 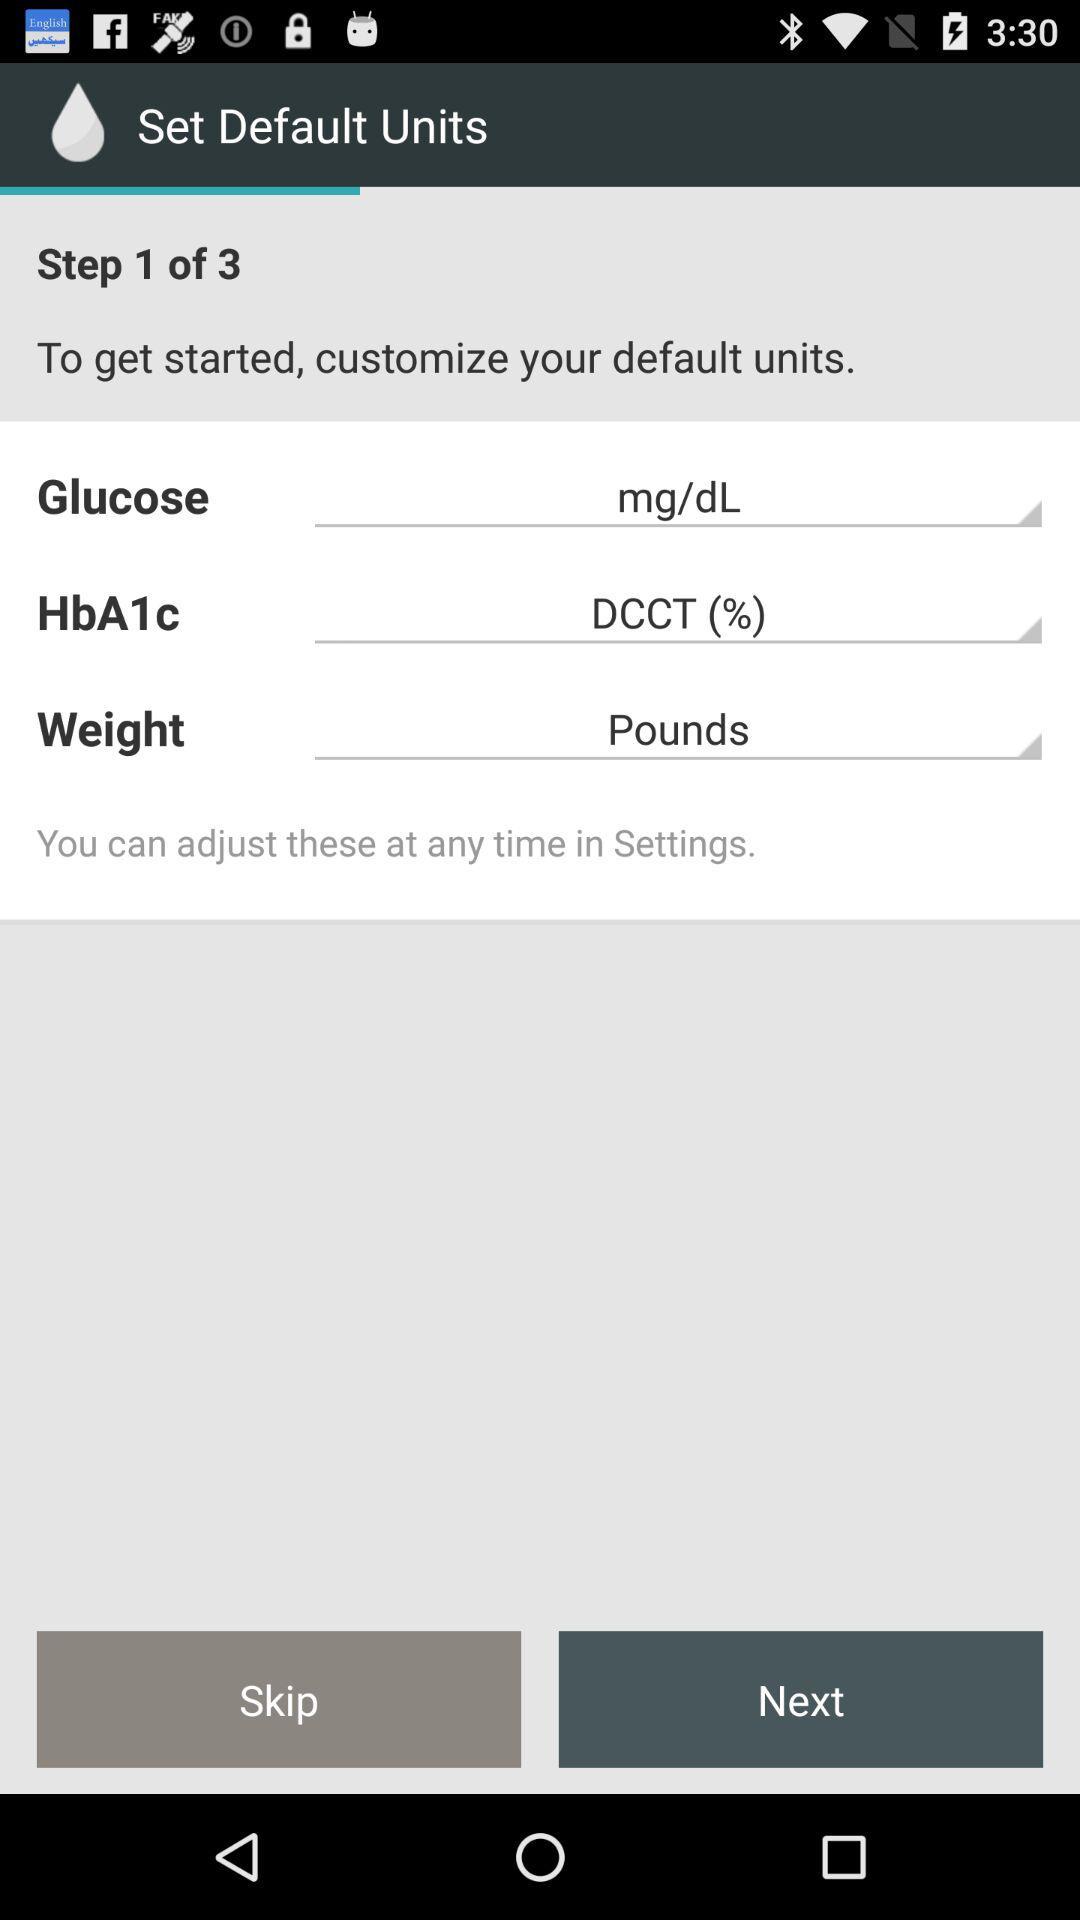 I want to click on skip, so click(x=278, y=1698).